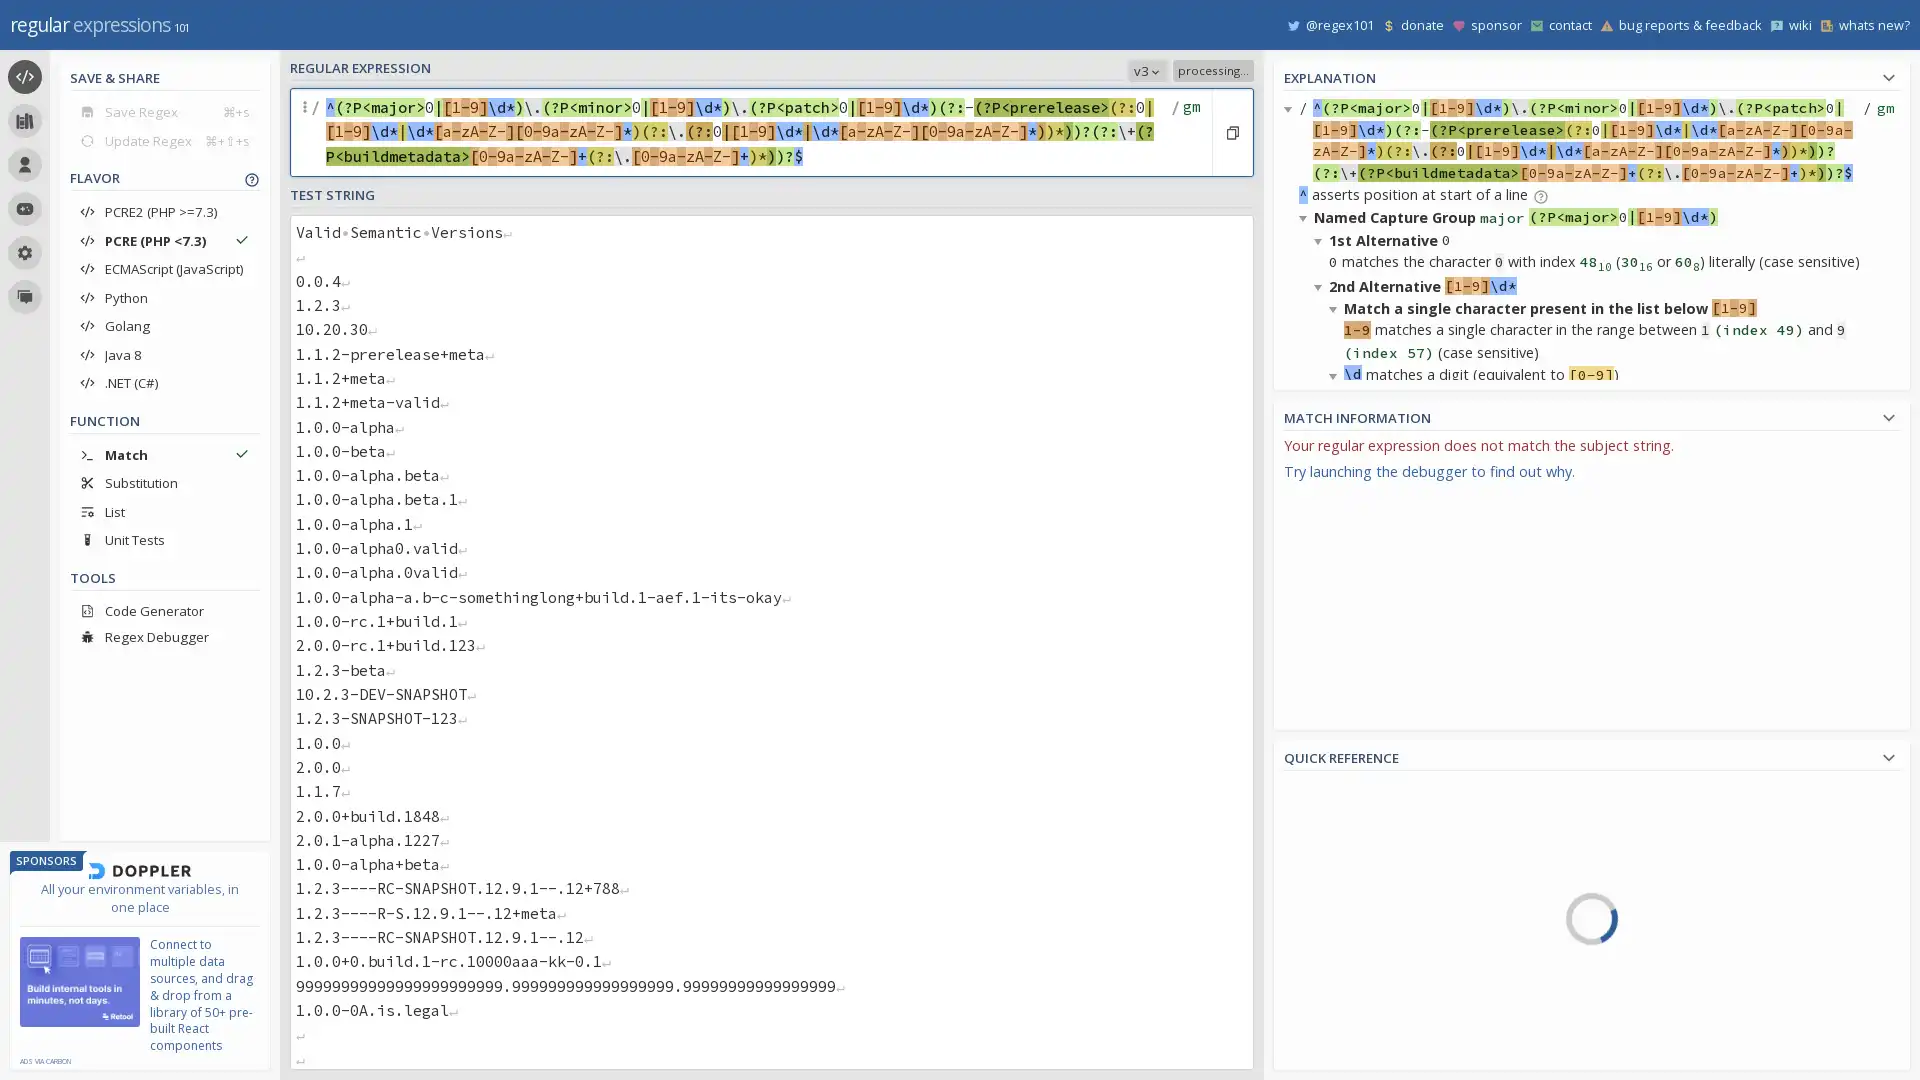 Image resolution: width=1920 pixels, height=1080 pixels. I want to click on Group Constructs, so click(1377, 1001).